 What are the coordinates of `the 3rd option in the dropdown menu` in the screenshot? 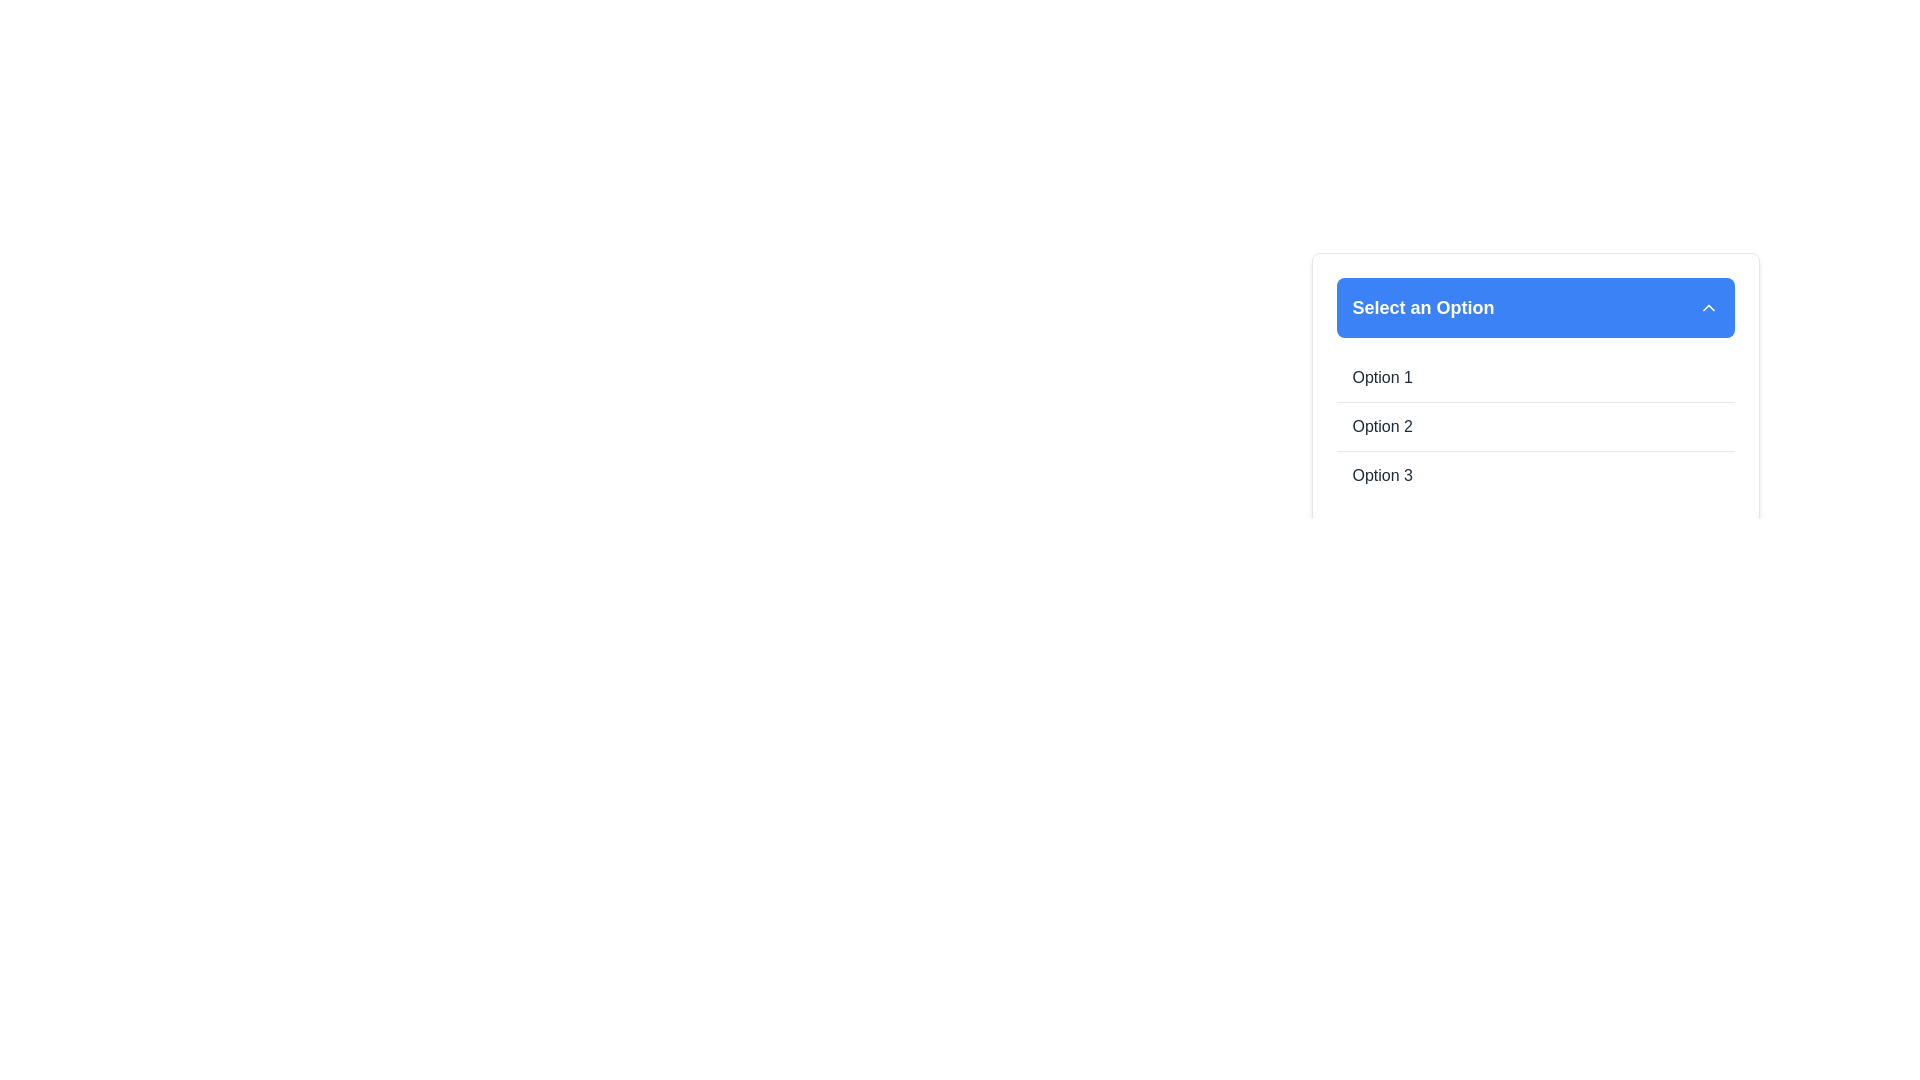 It's located at (1381, 475).